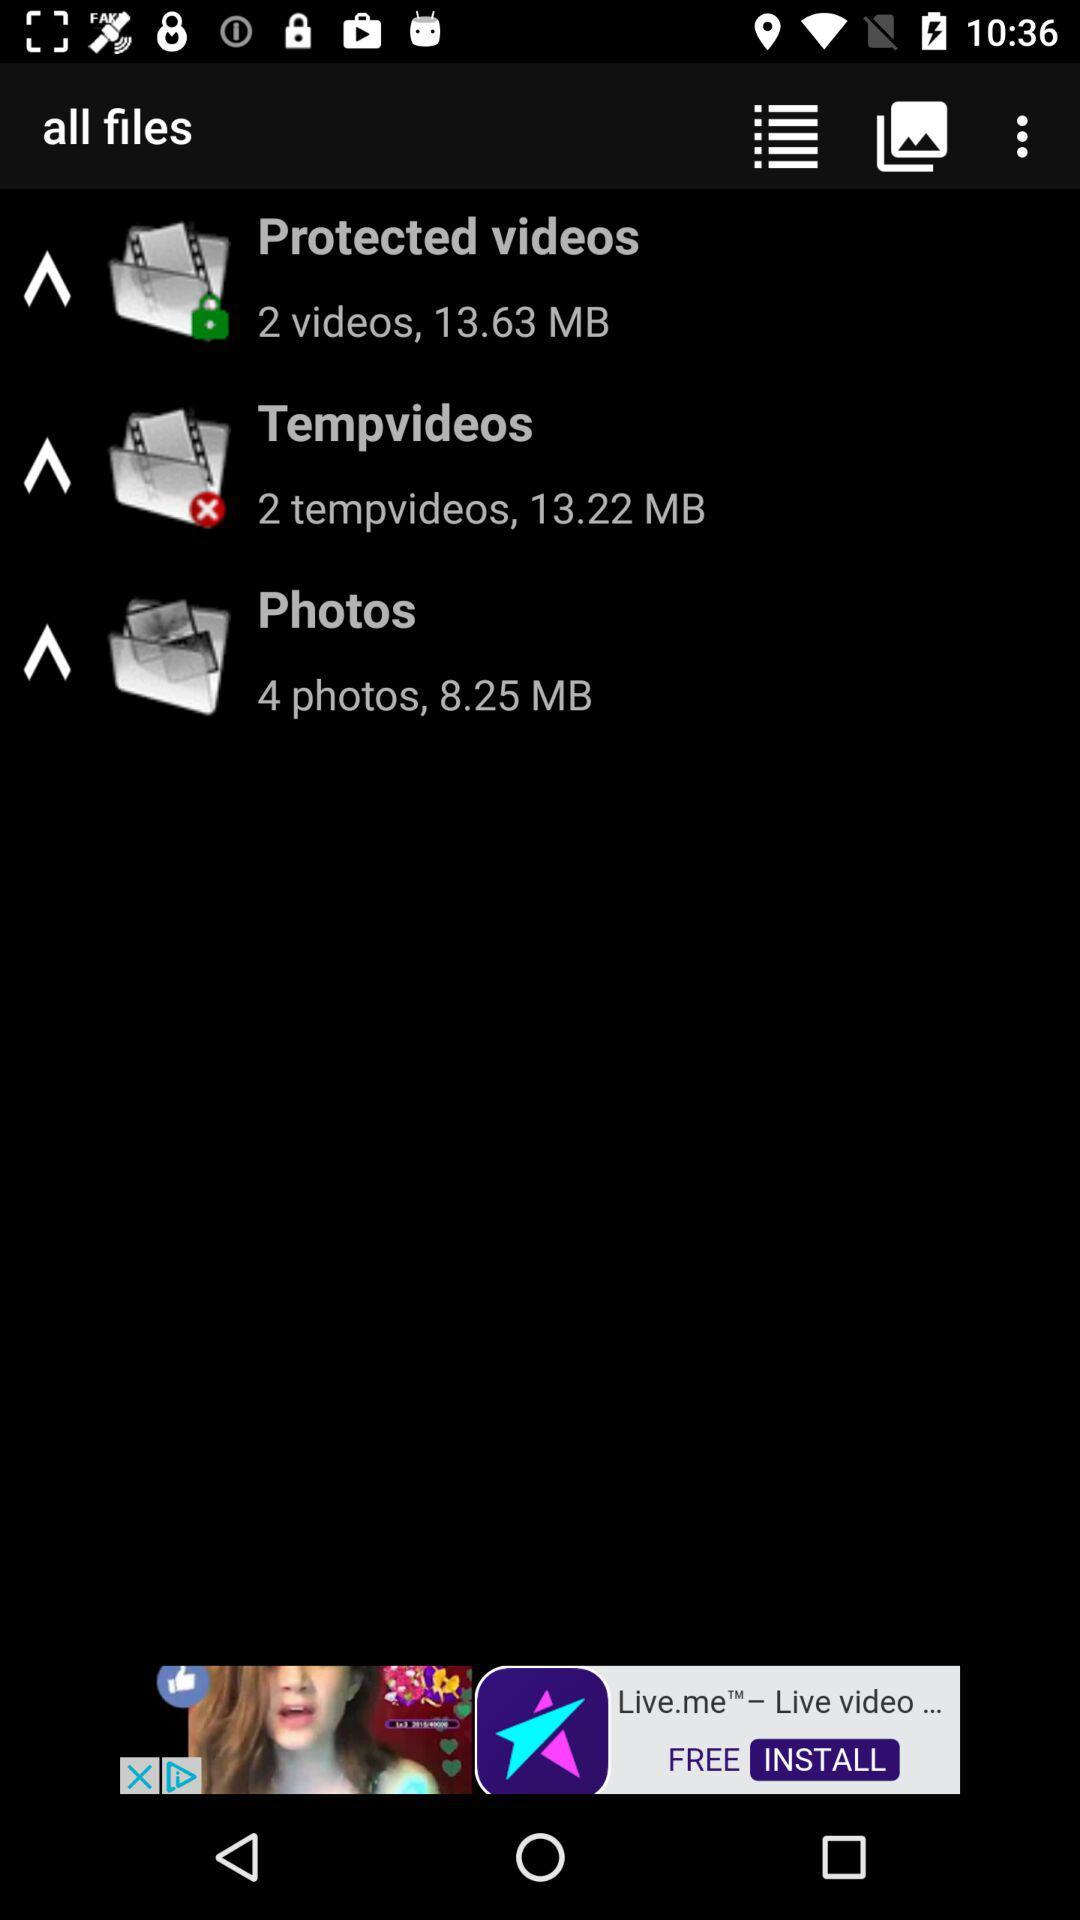 Image resolution: width=1080 pixels, height=1920 pixels. Describe the element at coordinates (540, 1727) in the screenshot. I see `visualizar anncio` at that location.